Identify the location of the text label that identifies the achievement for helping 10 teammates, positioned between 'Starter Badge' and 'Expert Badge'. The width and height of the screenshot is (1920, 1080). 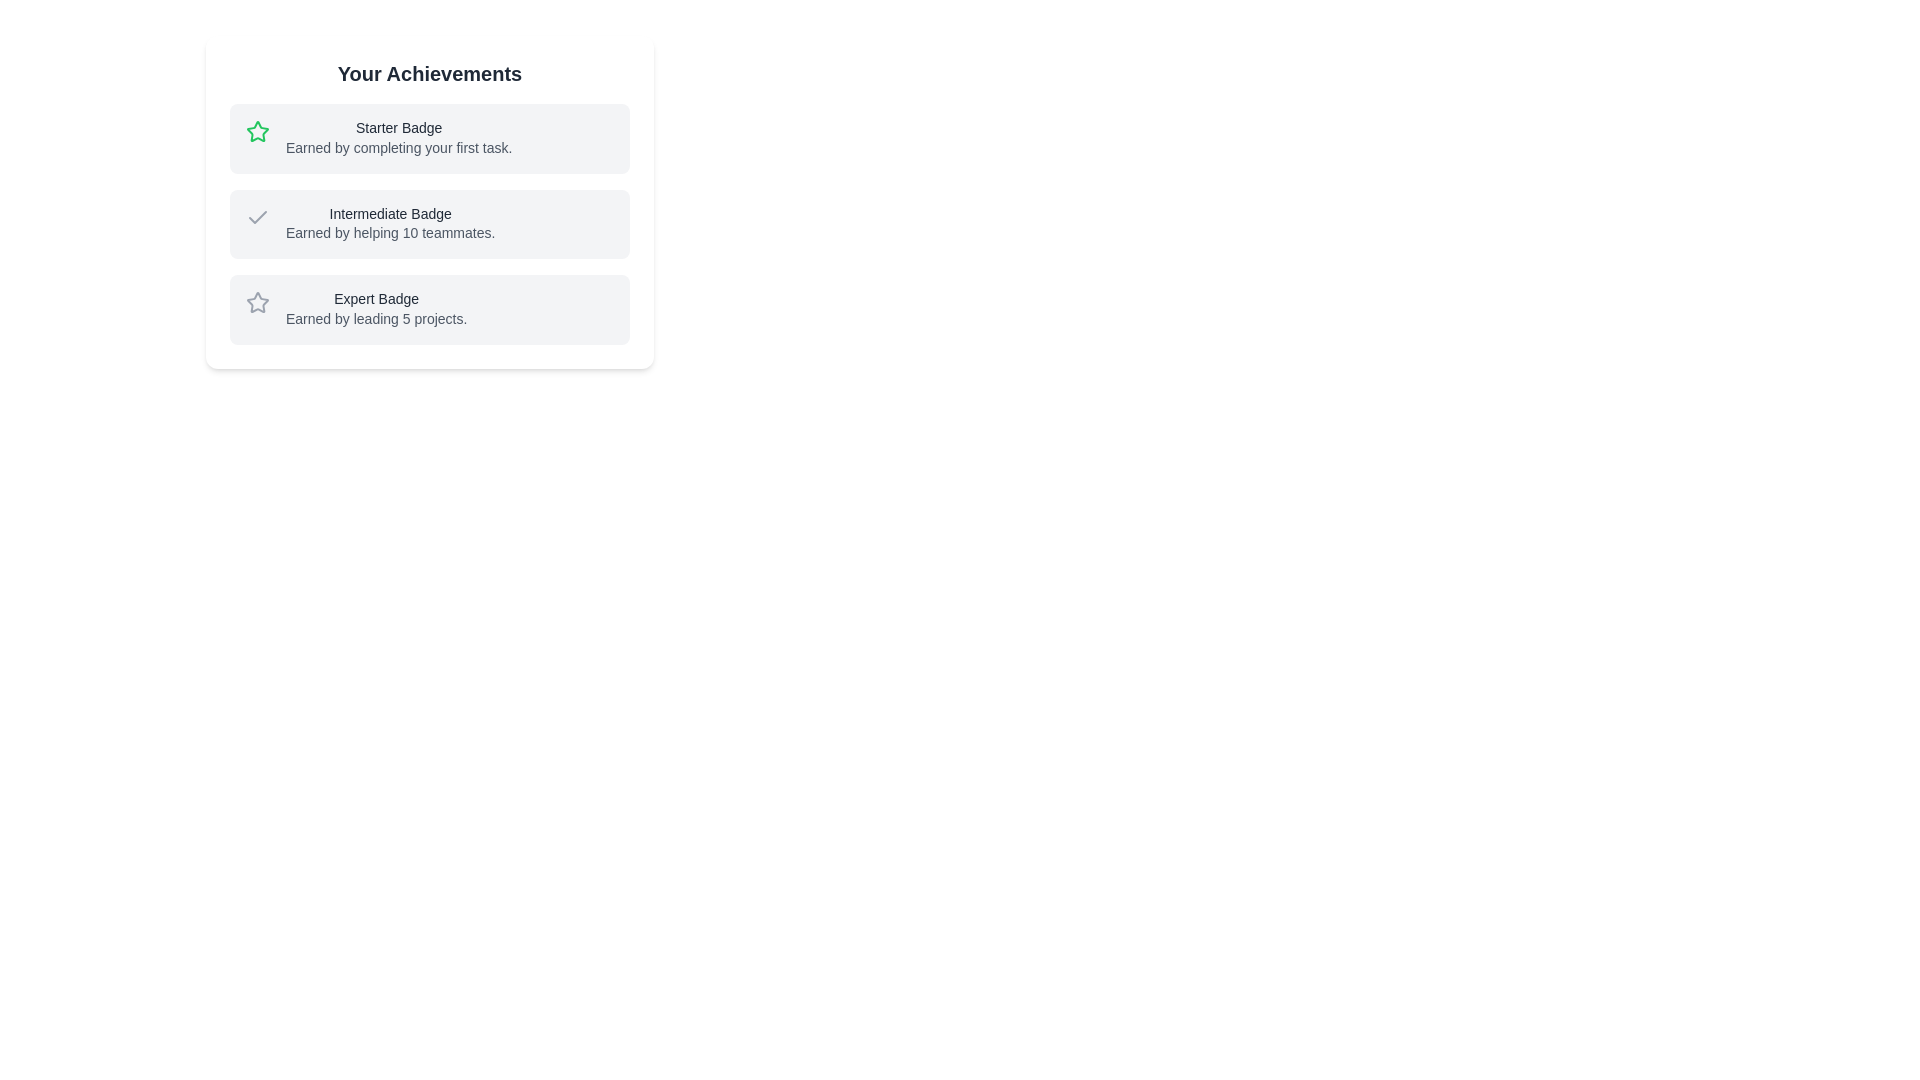
(390, 214).